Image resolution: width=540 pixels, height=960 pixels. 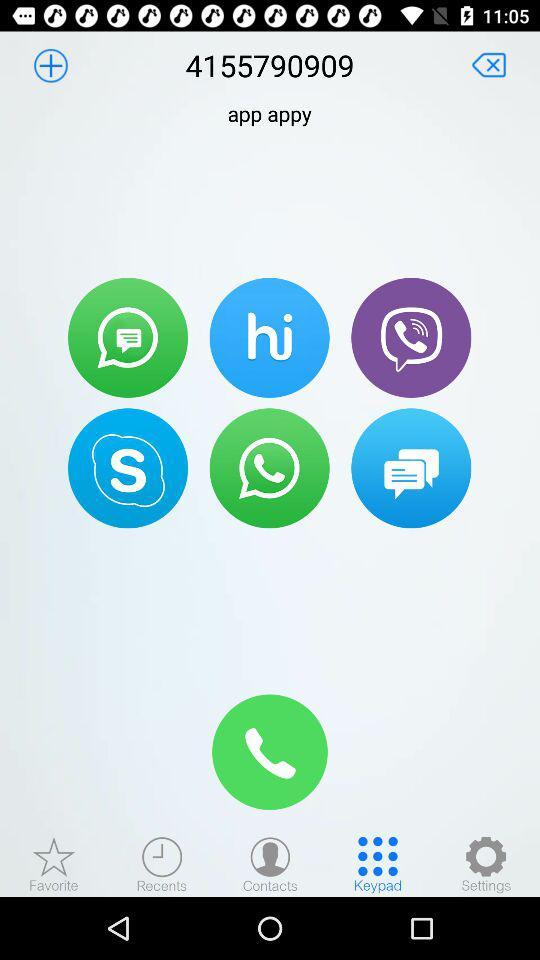 I want to click on favourites, so click(x=54, y=863).